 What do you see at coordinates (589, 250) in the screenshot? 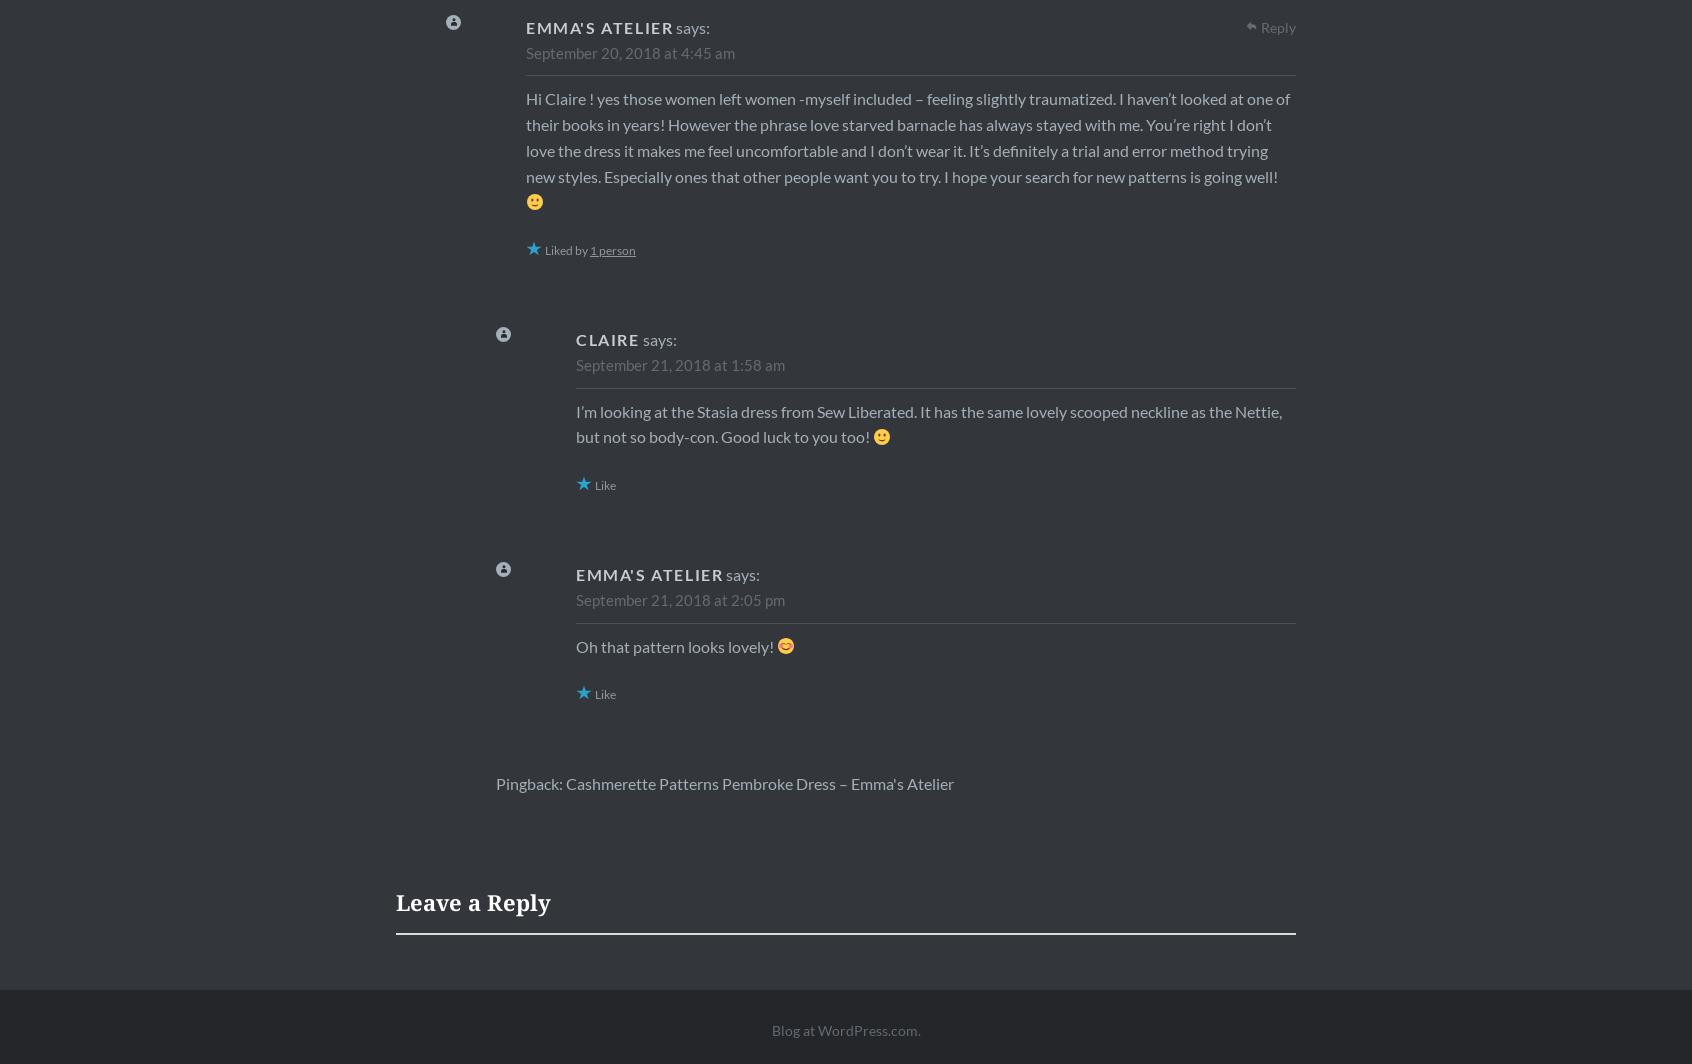
I see `'1 person'` at bounding box center [589, 250].